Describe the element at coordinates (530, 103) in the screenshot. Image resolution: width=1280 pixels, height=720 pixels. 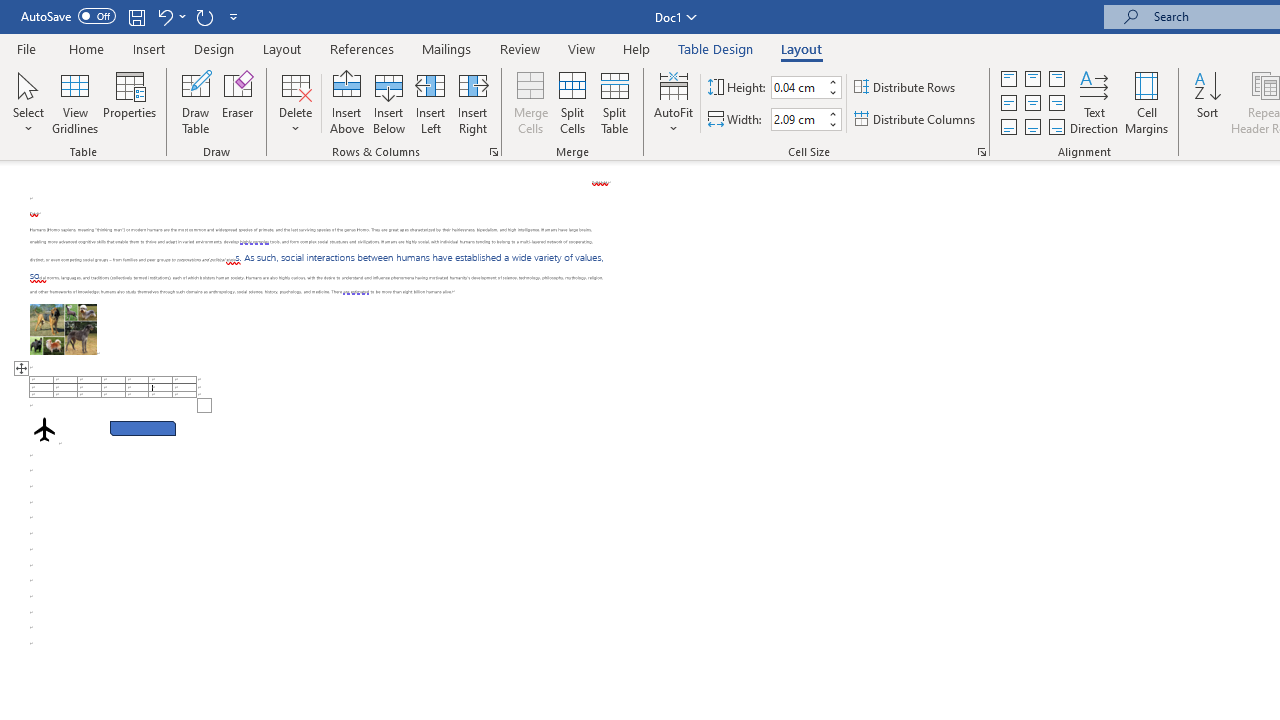
I see `'Merge Cells'` at that location.